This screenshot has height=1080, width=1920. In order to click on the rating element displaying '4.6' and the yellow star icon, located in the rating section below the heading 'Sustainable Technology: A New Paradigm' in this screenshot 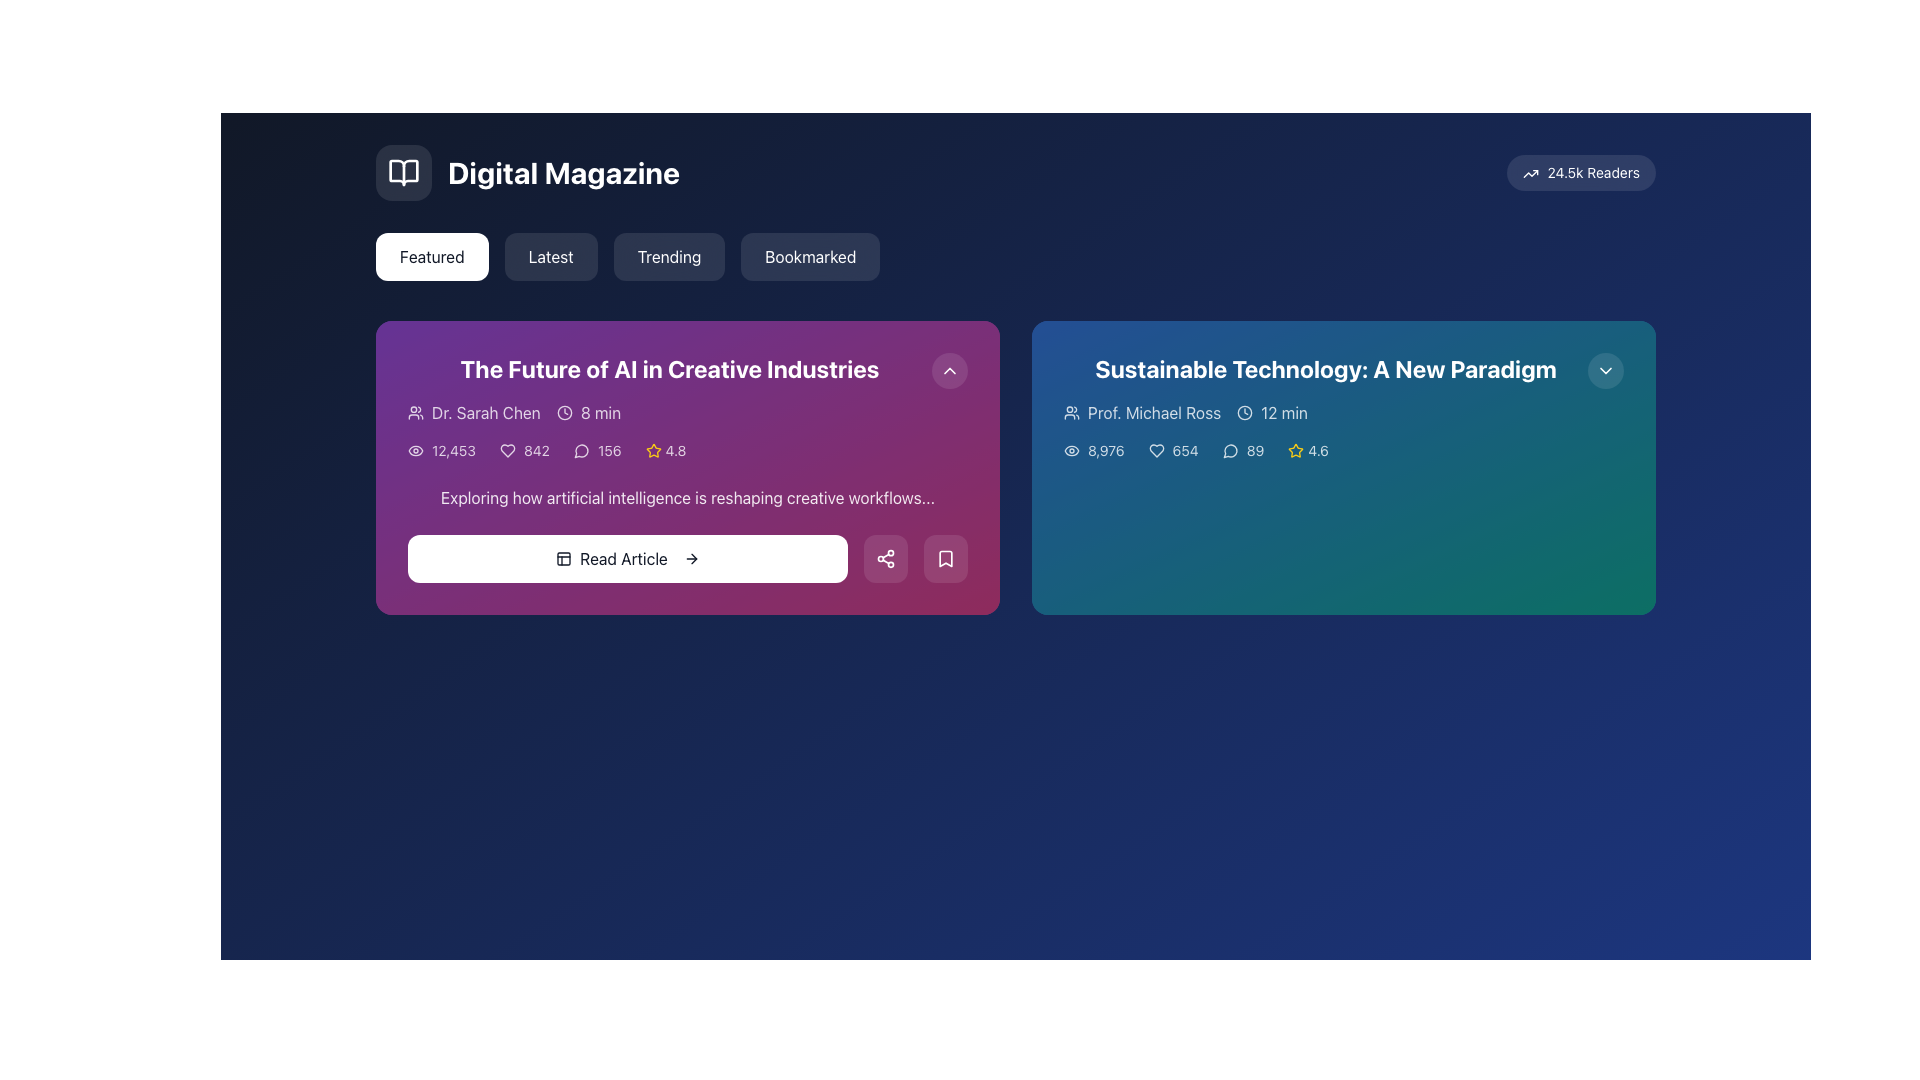, I will do `click(1308, 451)`.